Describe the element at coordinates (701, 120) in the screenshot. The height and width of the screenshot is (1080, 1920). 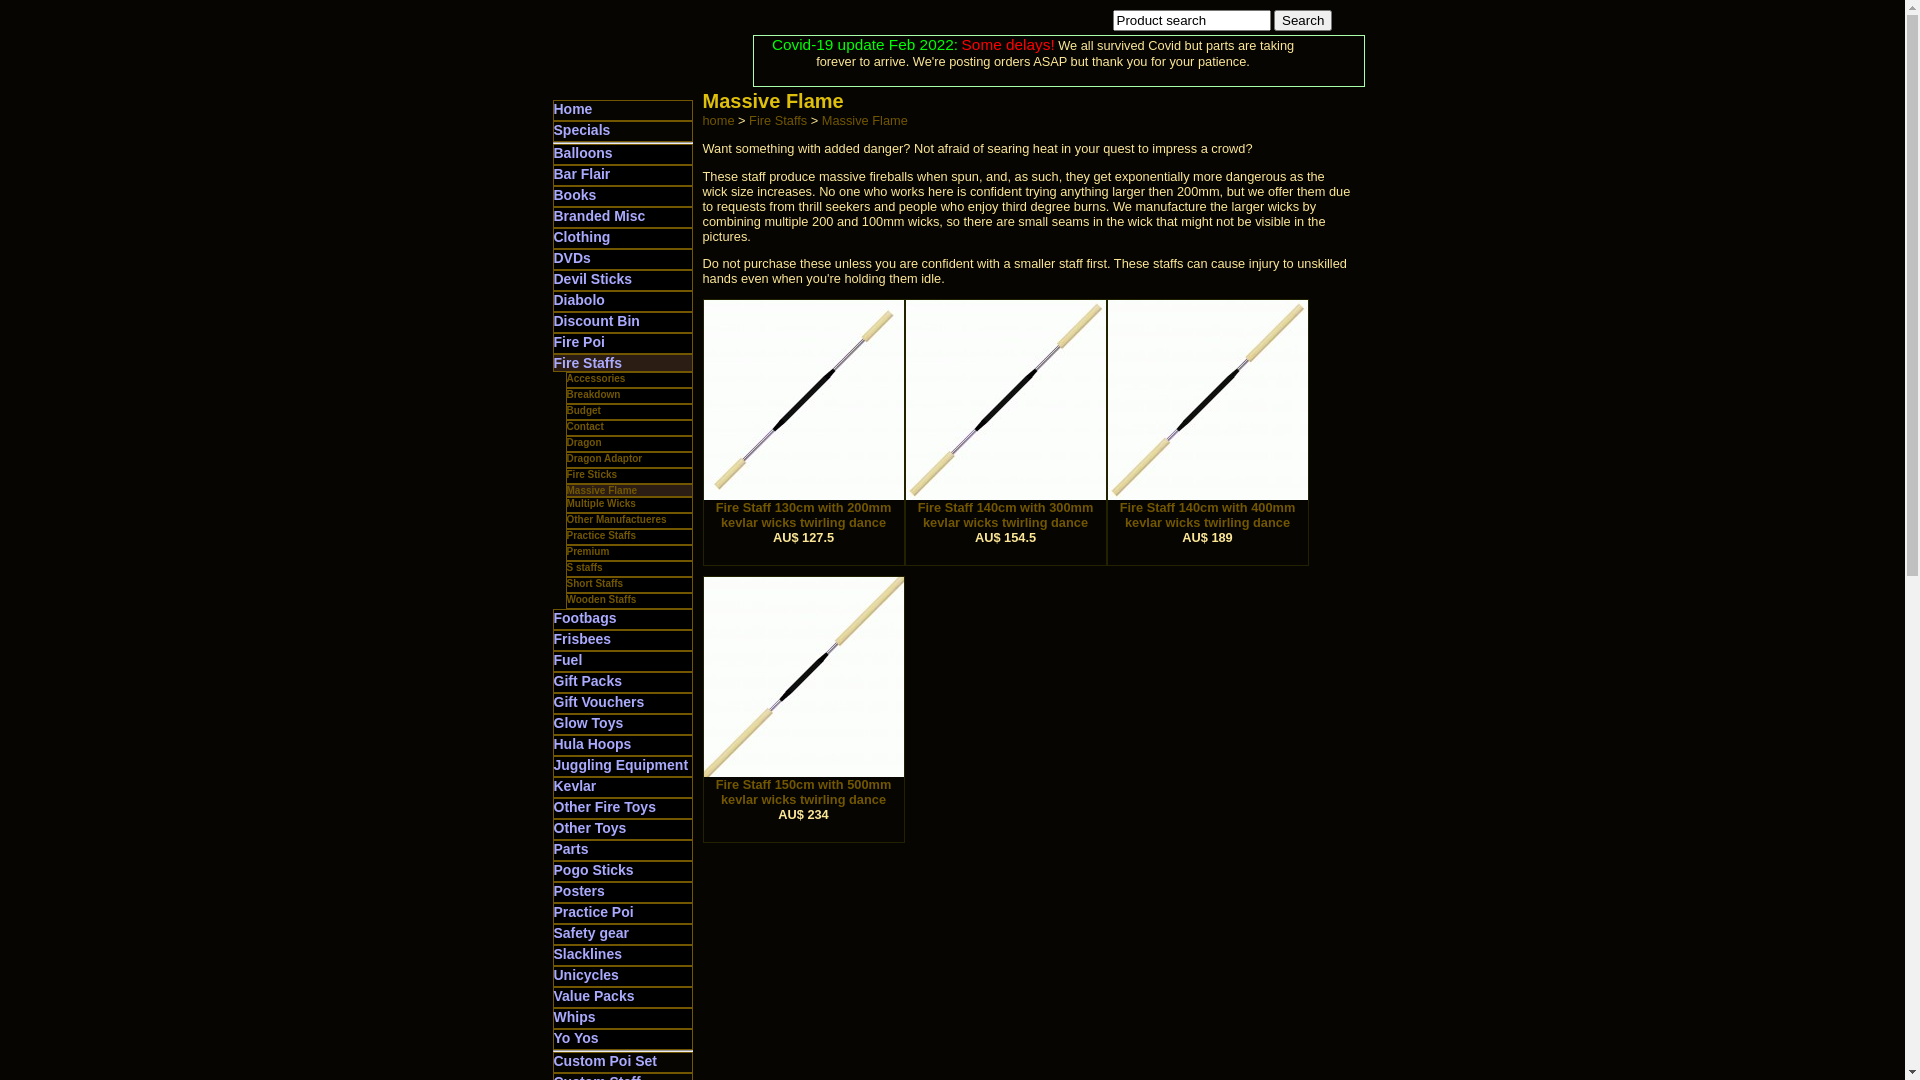
I see `'home'` at that location.